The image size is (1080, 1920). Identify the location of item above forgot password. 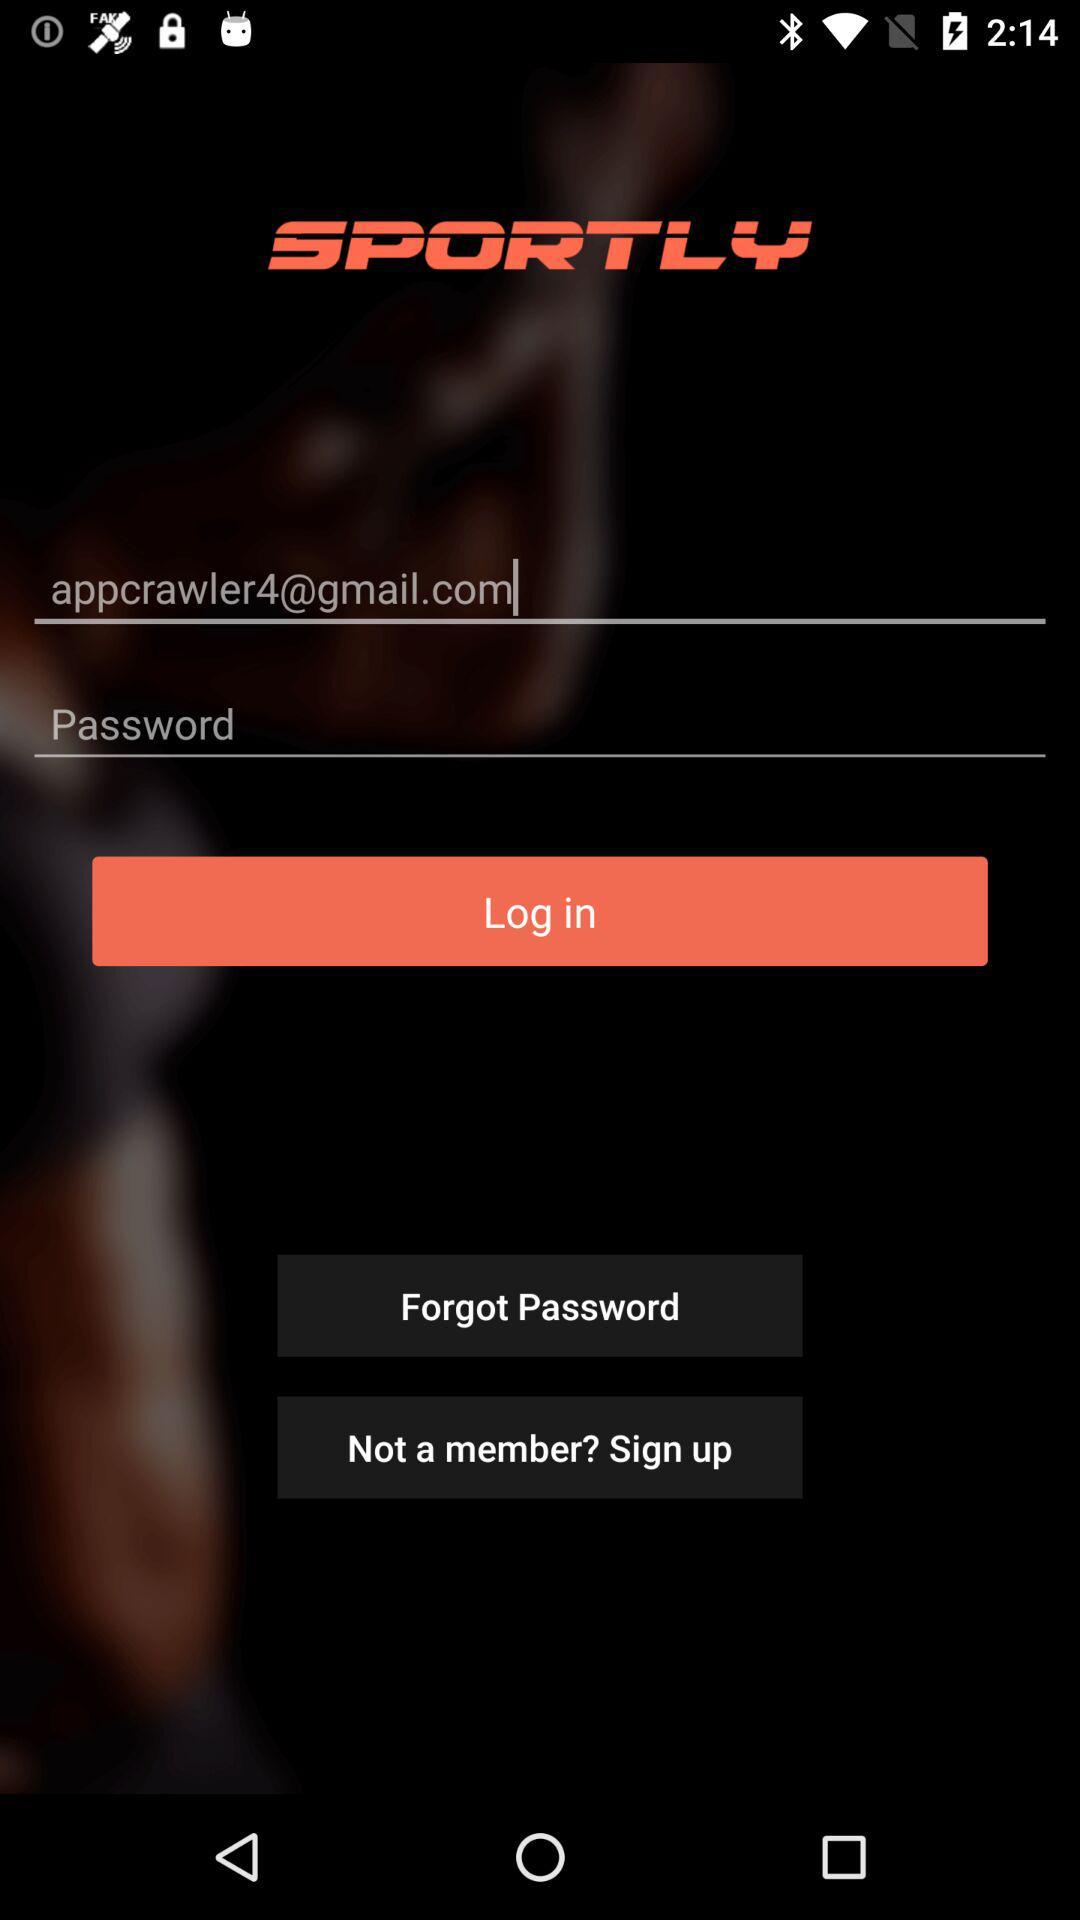
(540, 910).